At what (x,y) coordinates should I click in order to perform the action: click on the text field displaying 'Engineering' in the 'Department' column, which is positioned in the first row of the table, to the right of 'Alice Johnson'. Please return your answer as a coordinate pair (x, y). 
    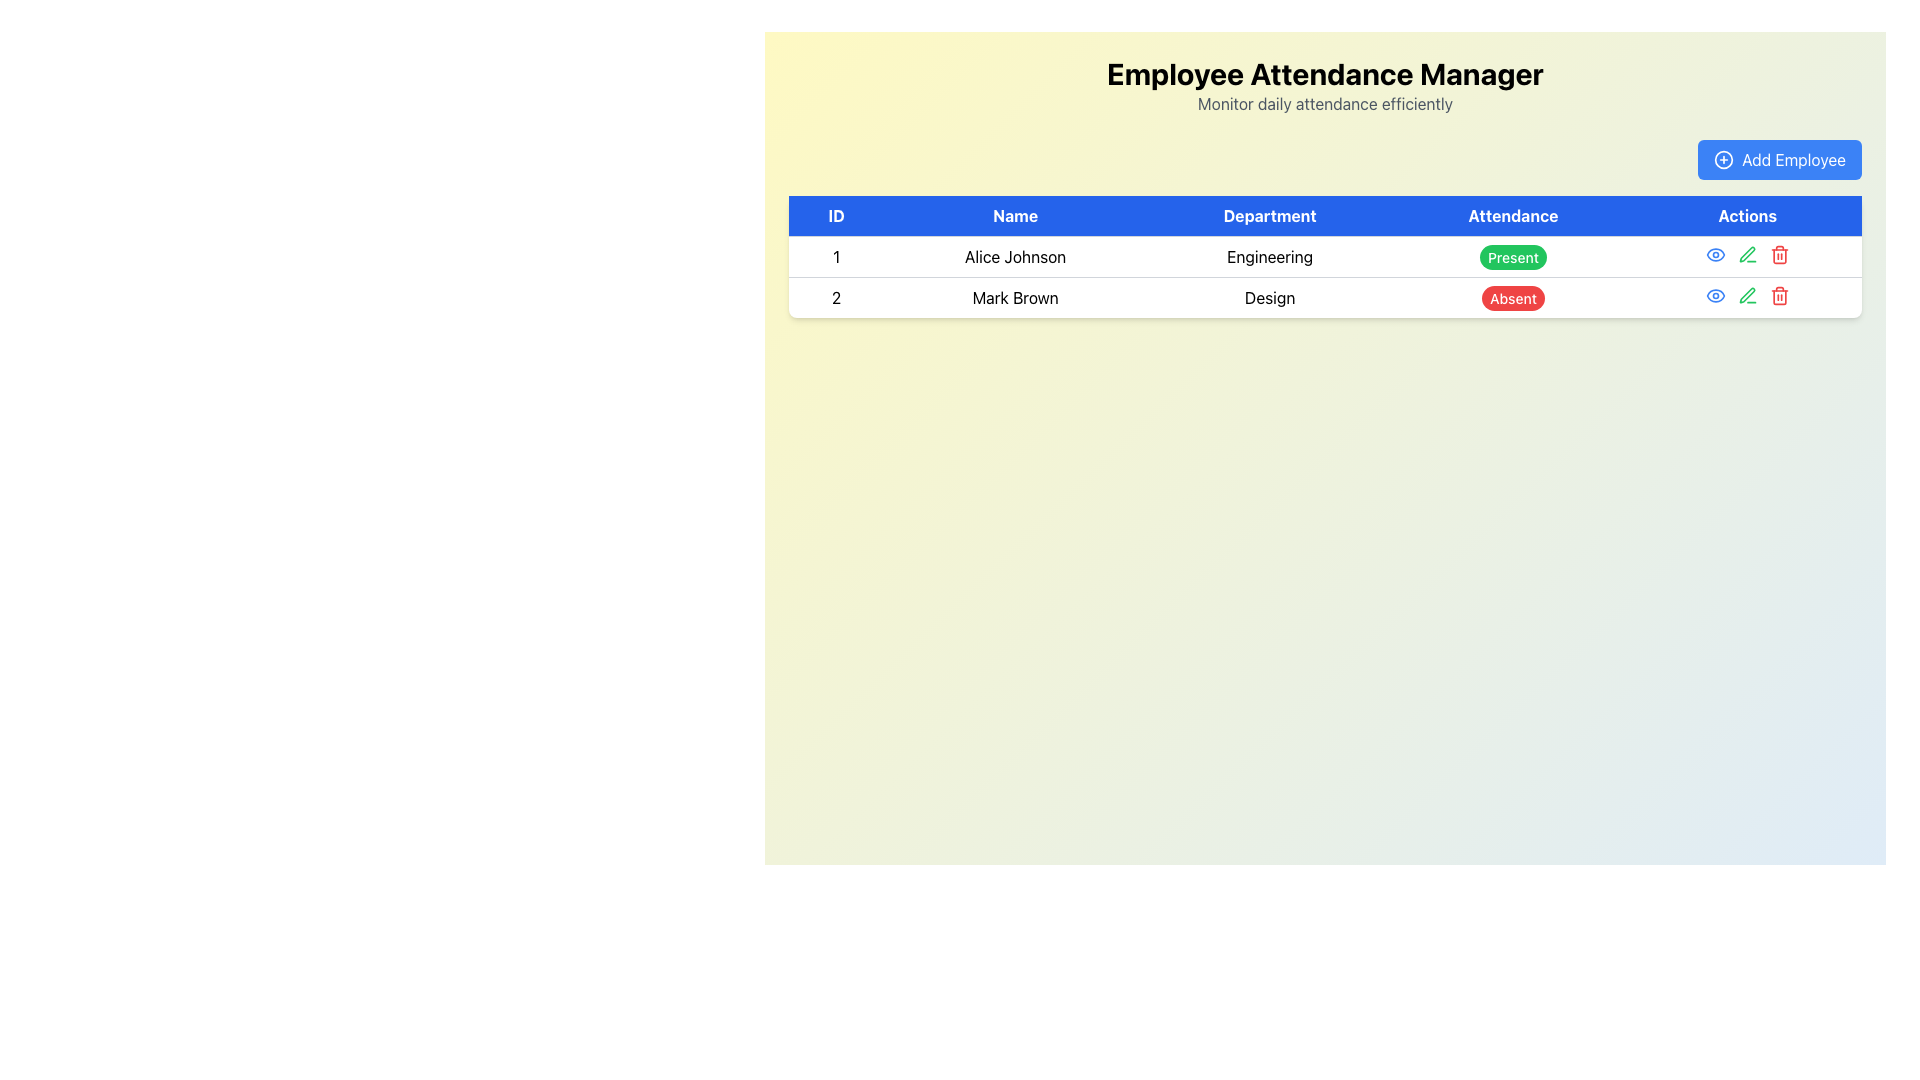
    Looking at the image, I should click on (1269, 256).